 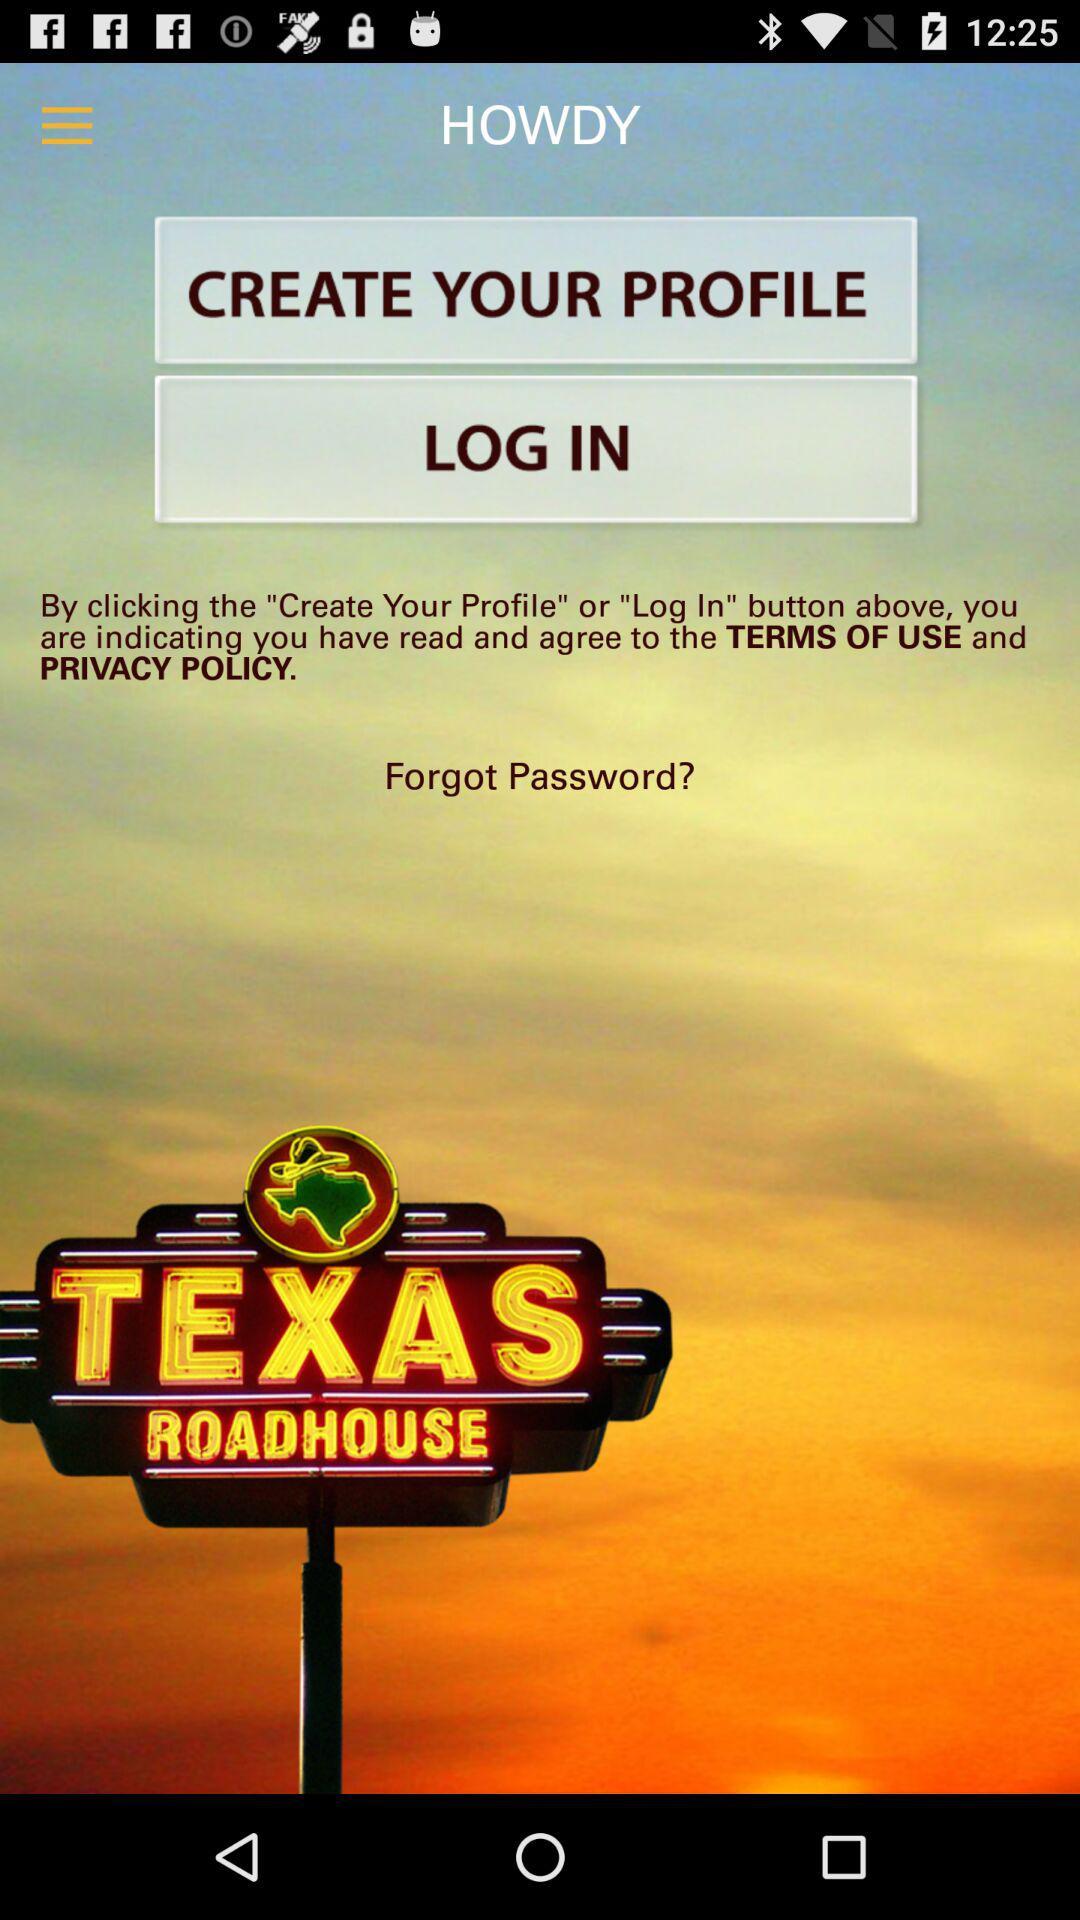 I want to click on make account, so click(x=540, y=293).